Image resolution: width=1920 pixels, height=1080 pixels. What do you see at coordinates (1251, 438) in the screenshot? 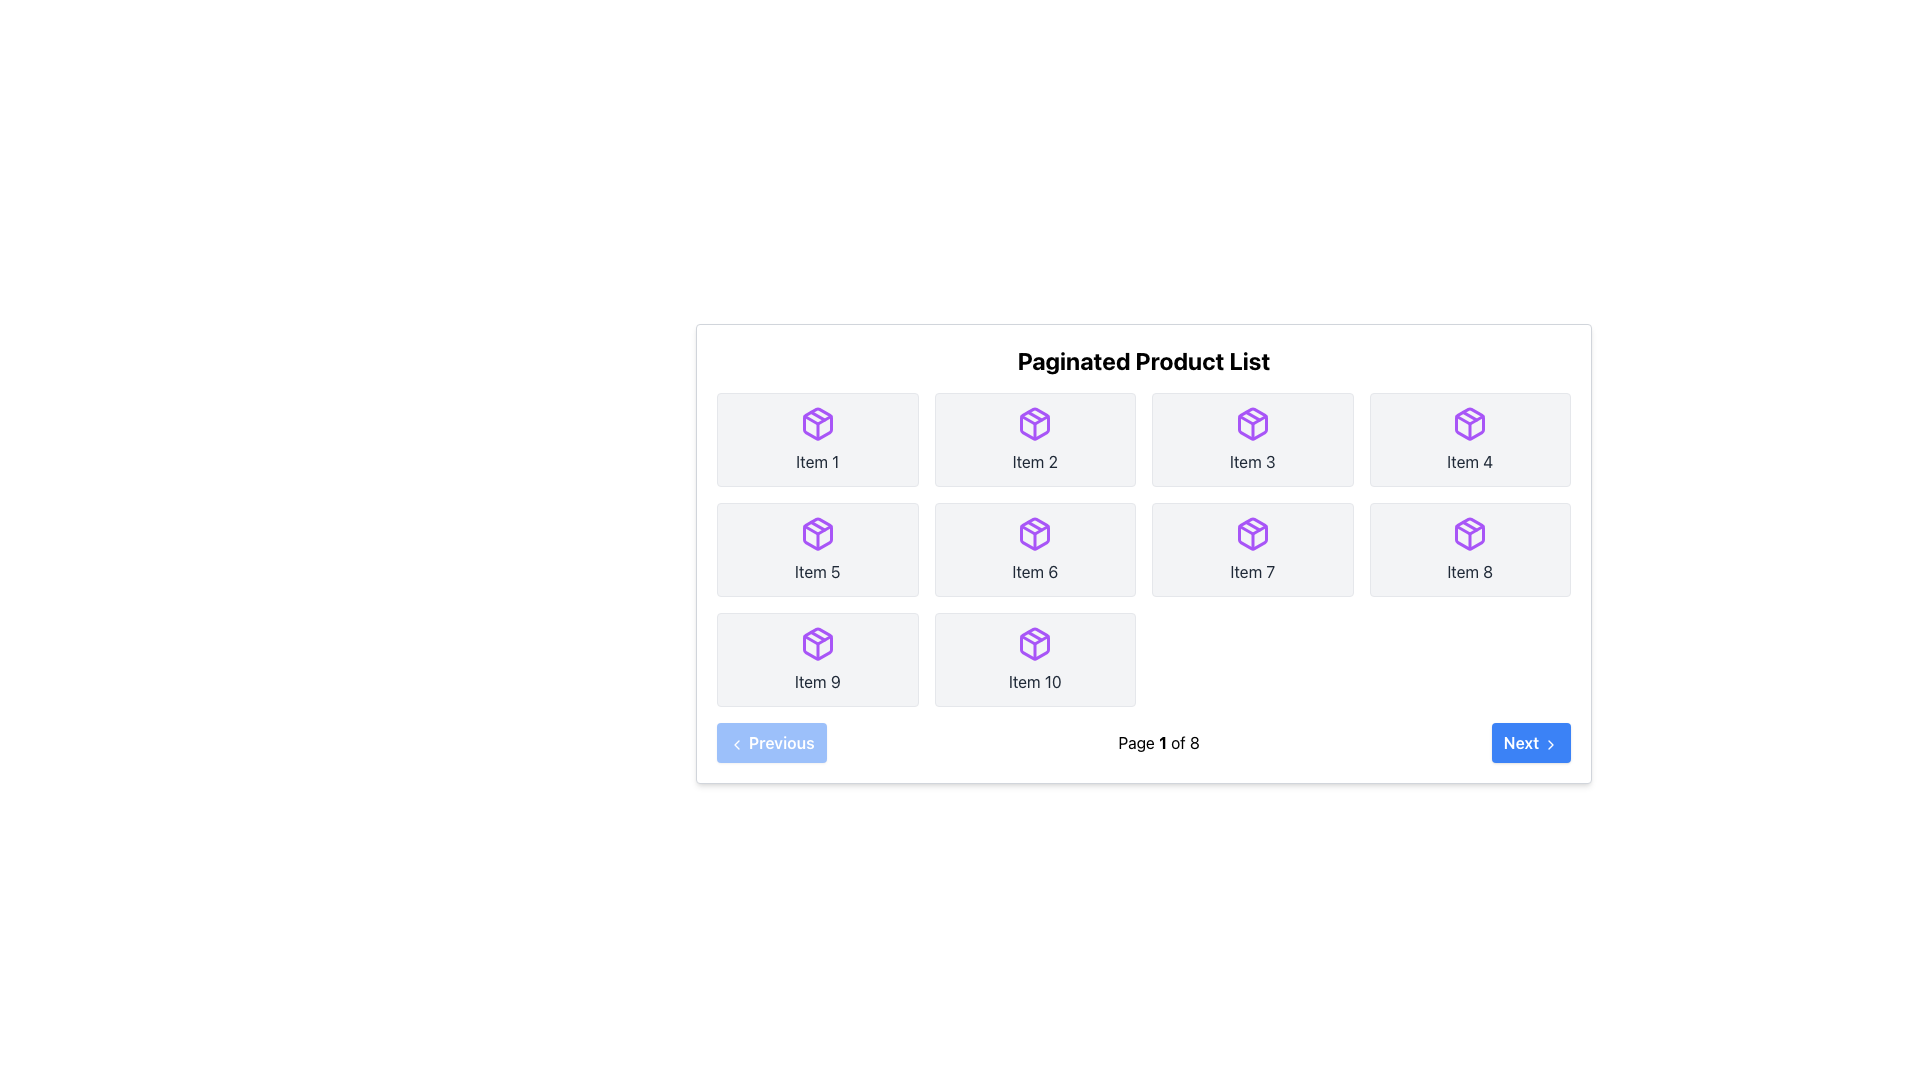
I see `label of the card item featuring a purple package icon and labeled 'Item 3', located in the third column of the first row within the 'Paginated Product List'` at bounding box center [1251, 438].